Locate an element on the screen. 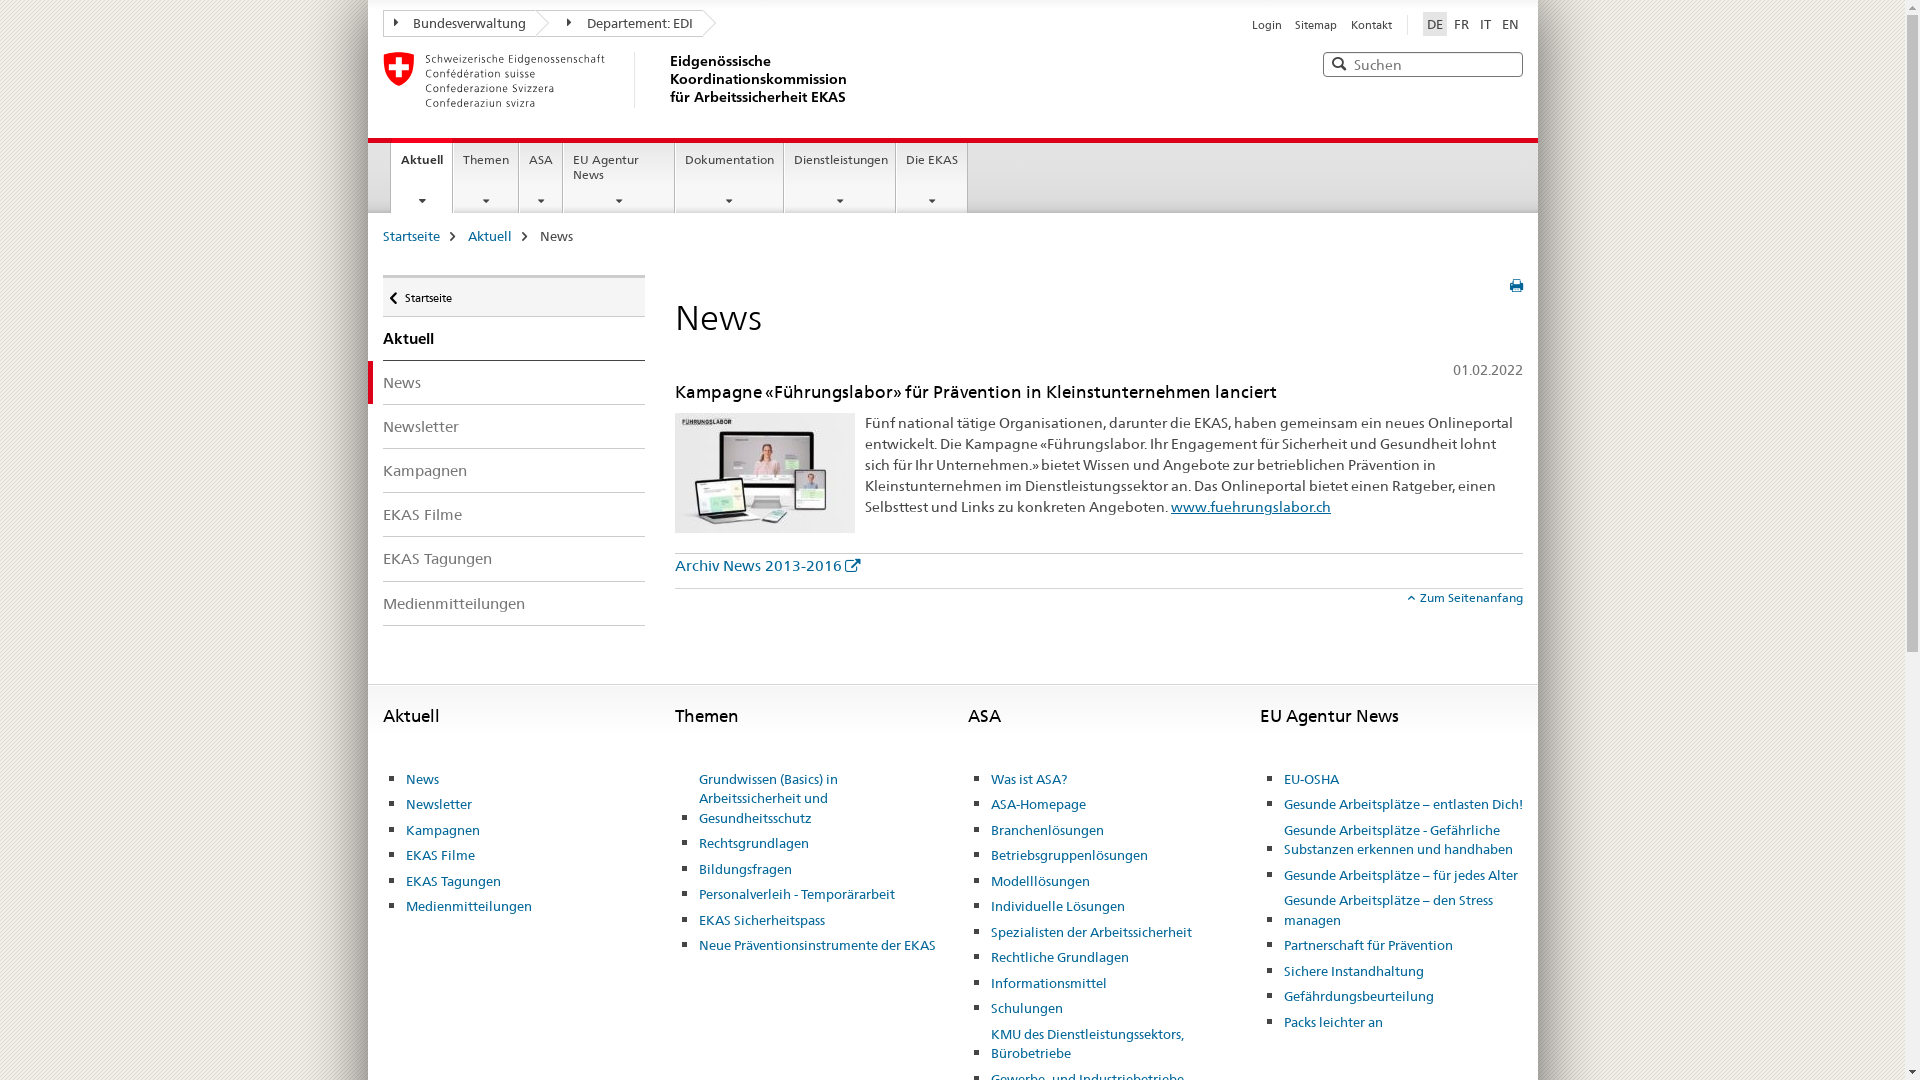  'EKAS Tagungen' is located at coordinates (382, 558).